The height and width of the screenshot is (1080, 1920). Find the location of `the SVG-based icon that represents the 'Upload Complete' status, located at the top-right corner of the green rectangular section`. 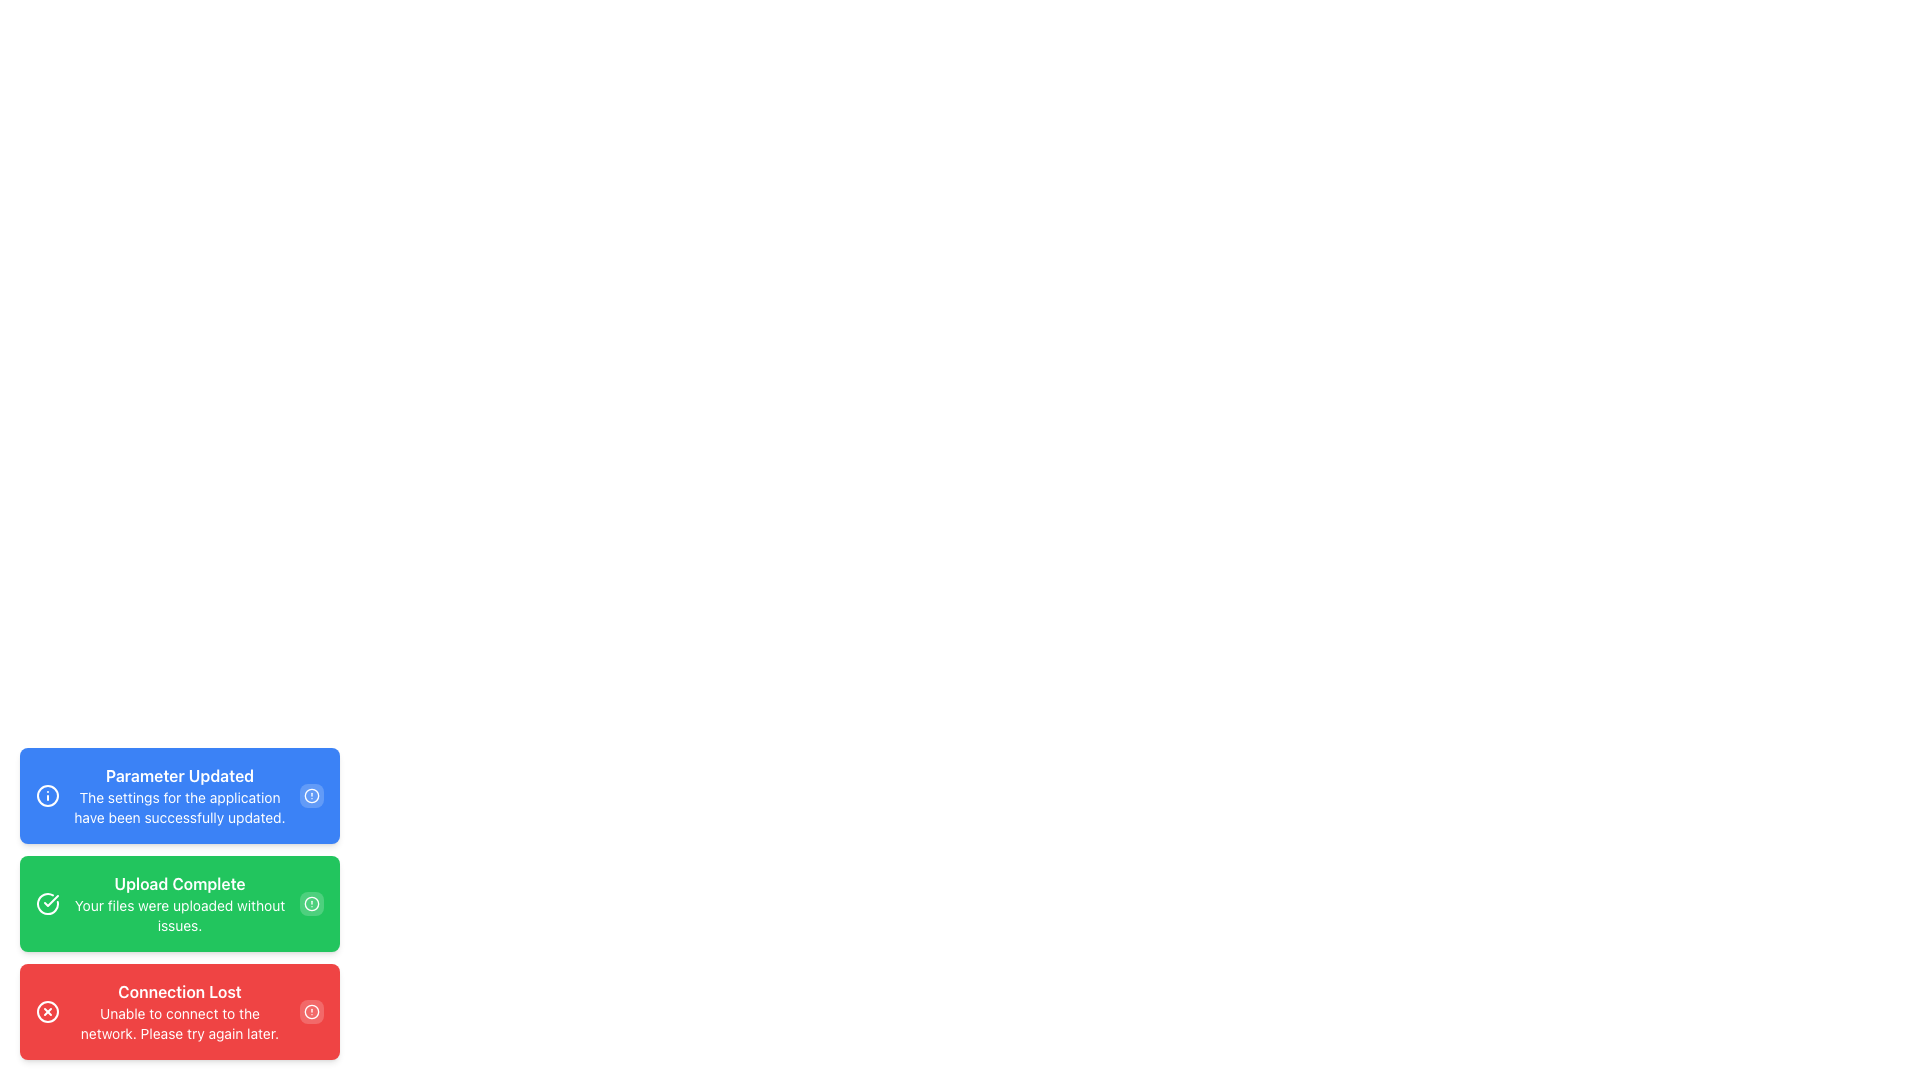

the SVG-based icon that represents the 'Upload Complete' status, located at the top-right corner of the green rectangular section is located at coordinates (311, 903).